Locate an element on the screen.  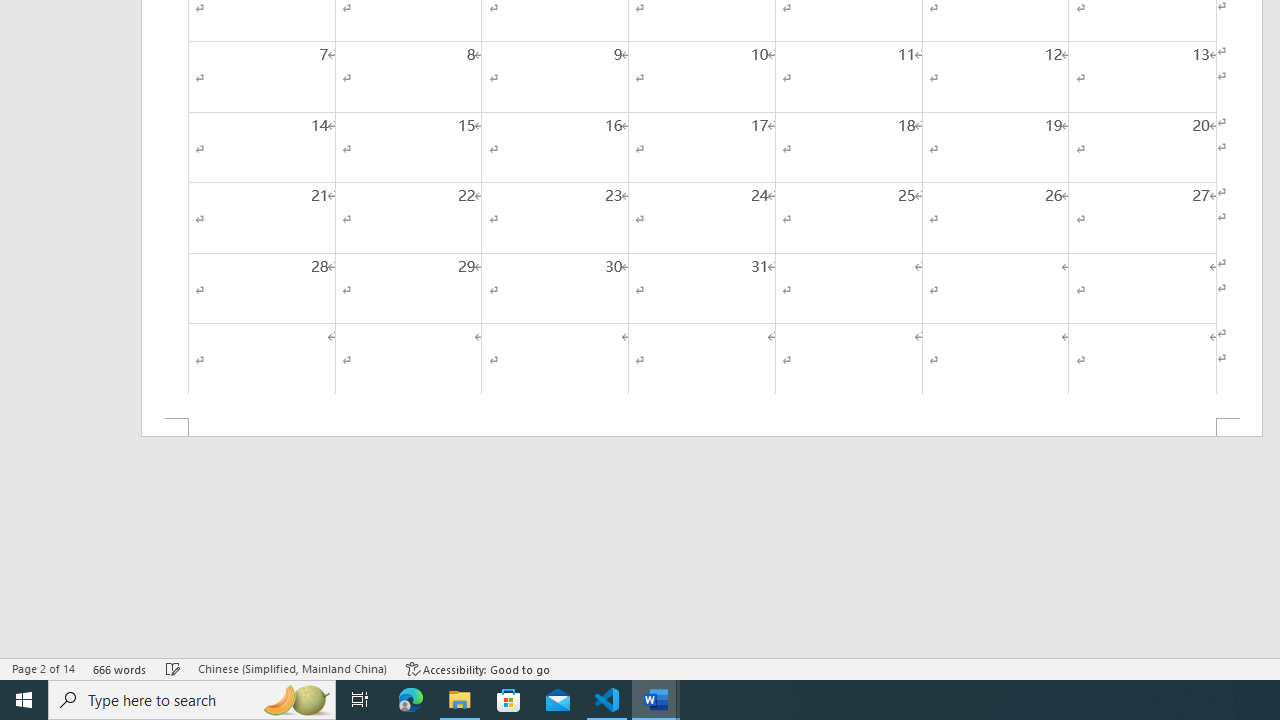
'Language Chinese (Simplified, Mainland China)' is located at coordinates (291, 669).